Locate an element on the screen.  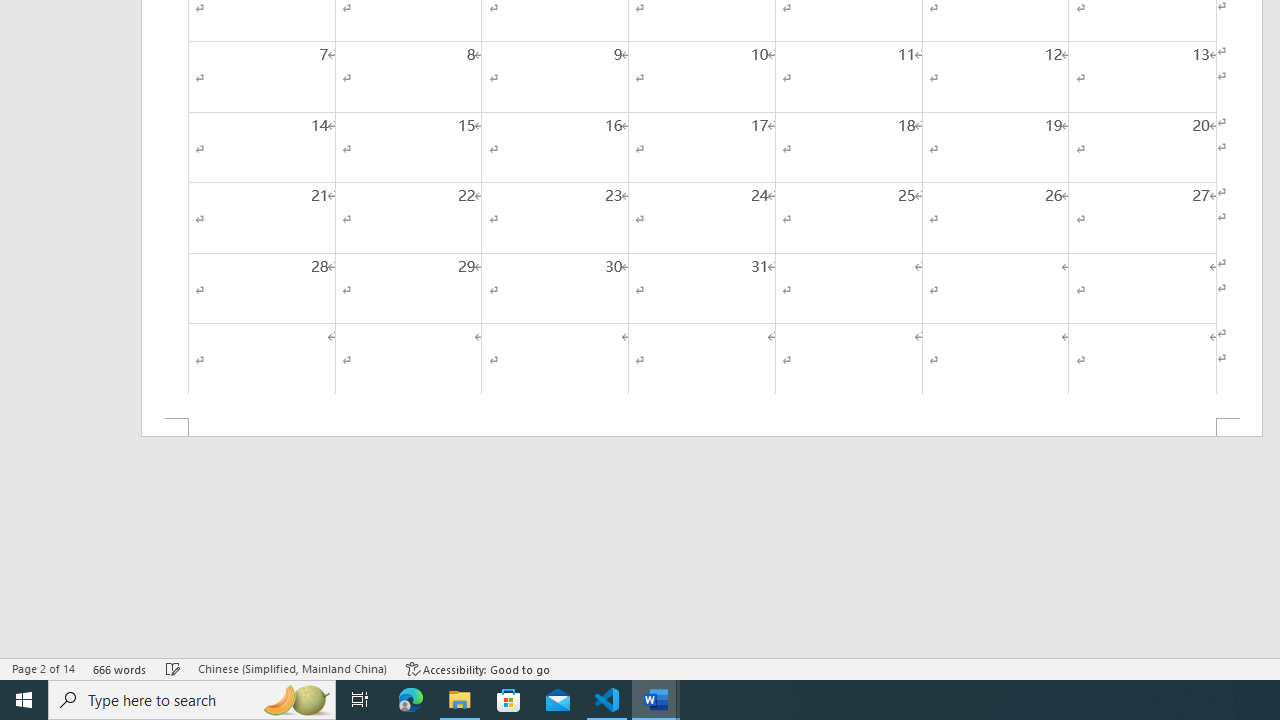
'Language Chinese (Simplified, Mainland China)' is located at coordinates (291, 669).